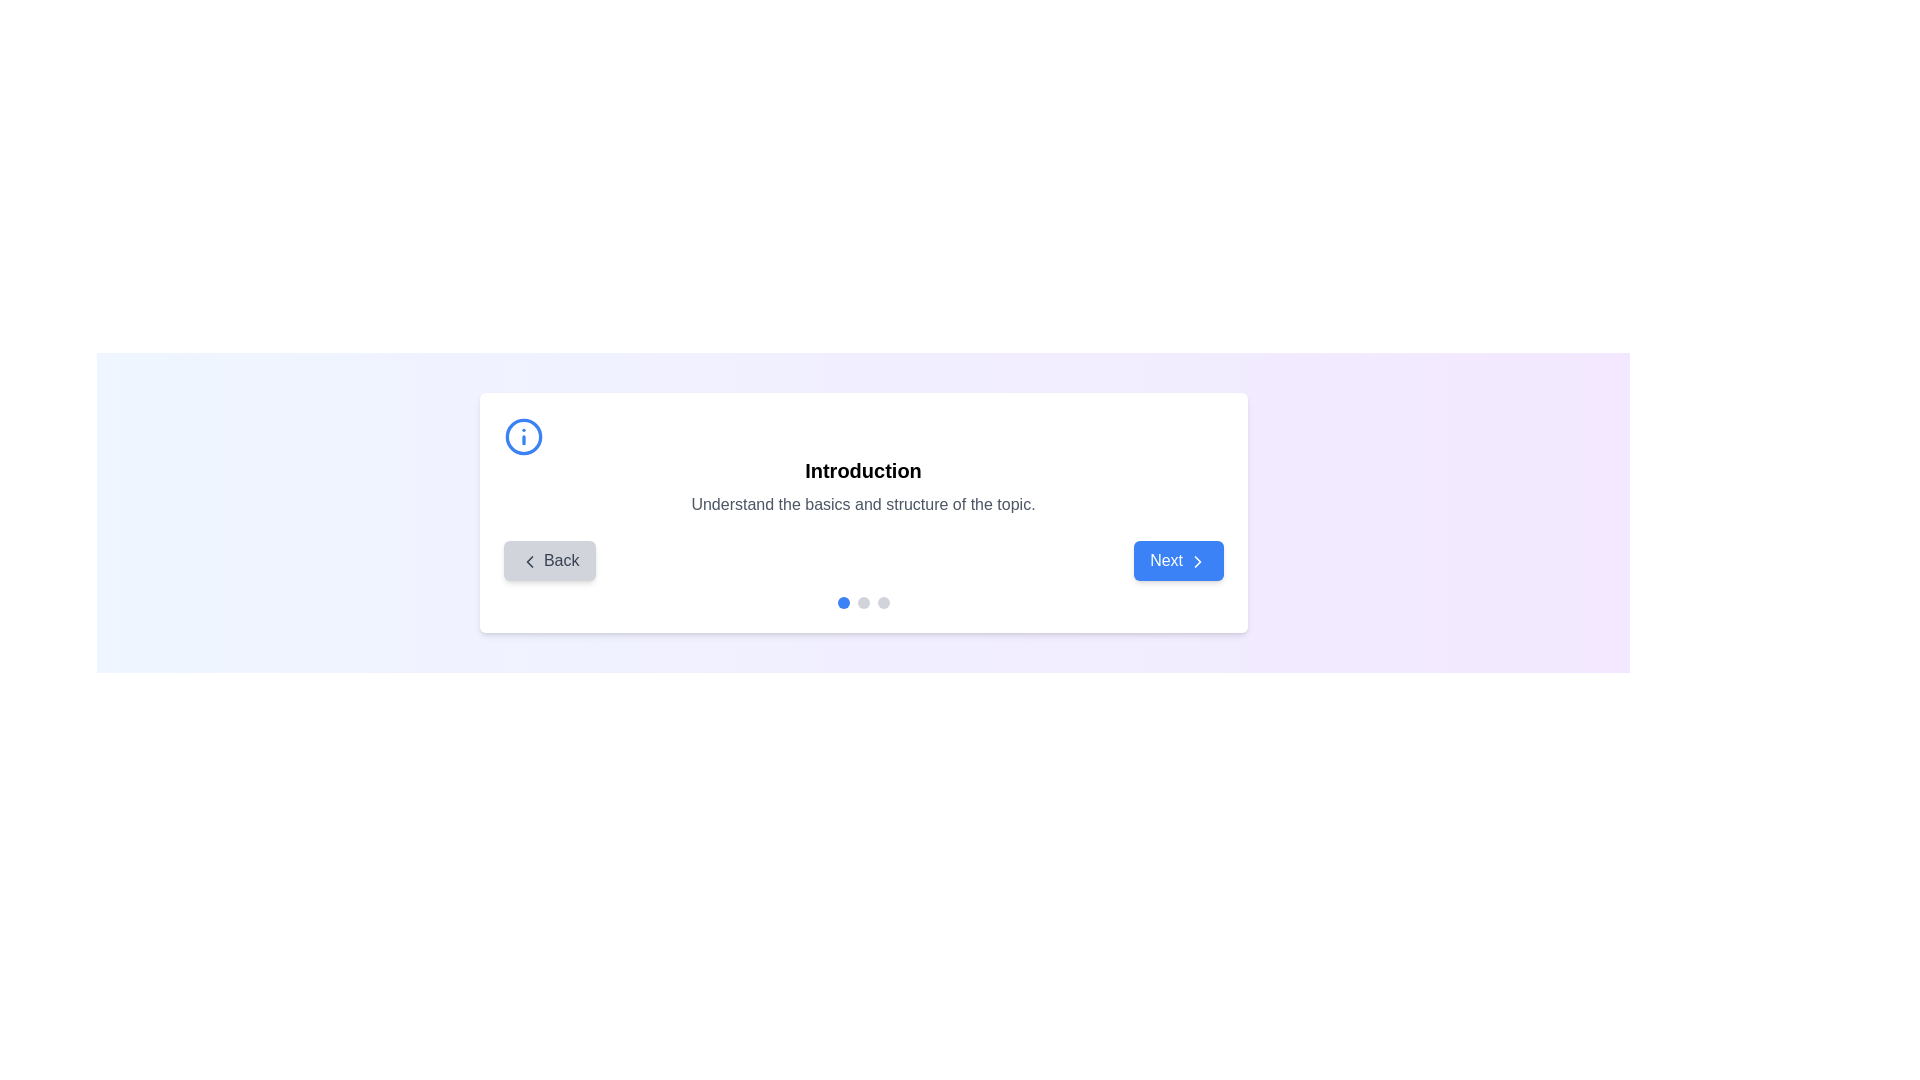  What do you see at coordinates (523, 435) in the screenshot?
I see `the central circular part of the information icon with a light blue outline, located to the left of the 'Introduction' section` at bounding box center [523, 435].